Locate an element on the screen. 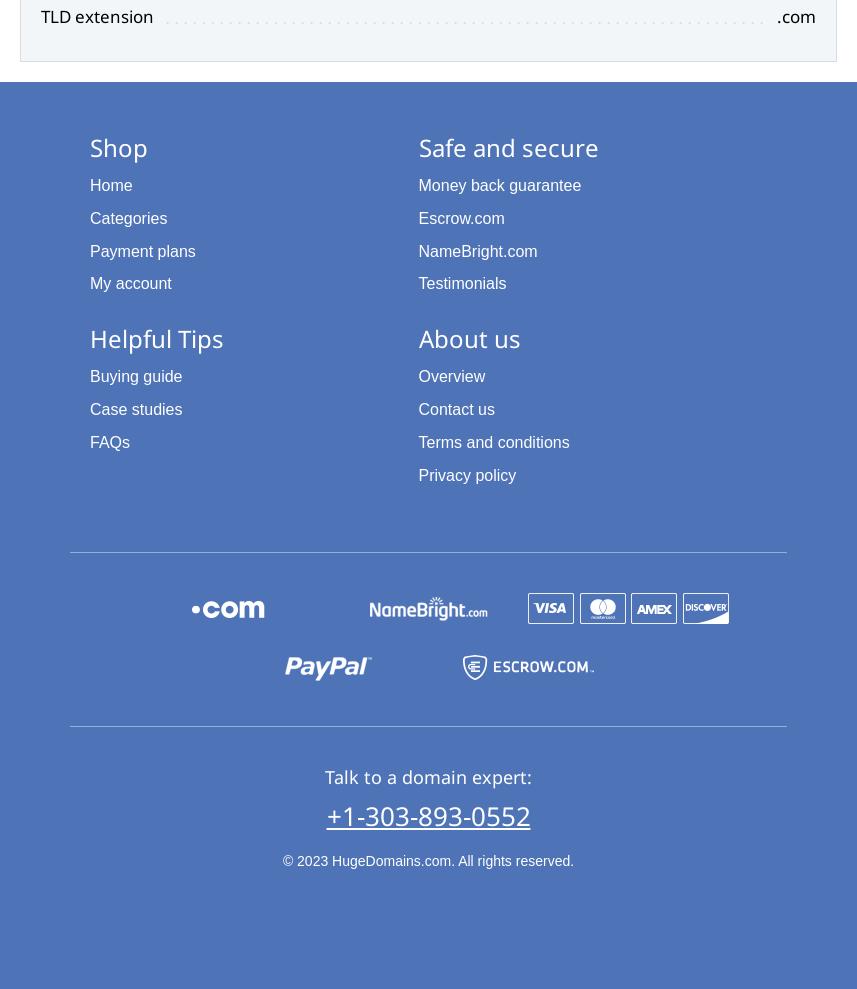 The height and width of the screenshot is (989, 857). 'NameBright.com' is located at coordinates (477, 249).